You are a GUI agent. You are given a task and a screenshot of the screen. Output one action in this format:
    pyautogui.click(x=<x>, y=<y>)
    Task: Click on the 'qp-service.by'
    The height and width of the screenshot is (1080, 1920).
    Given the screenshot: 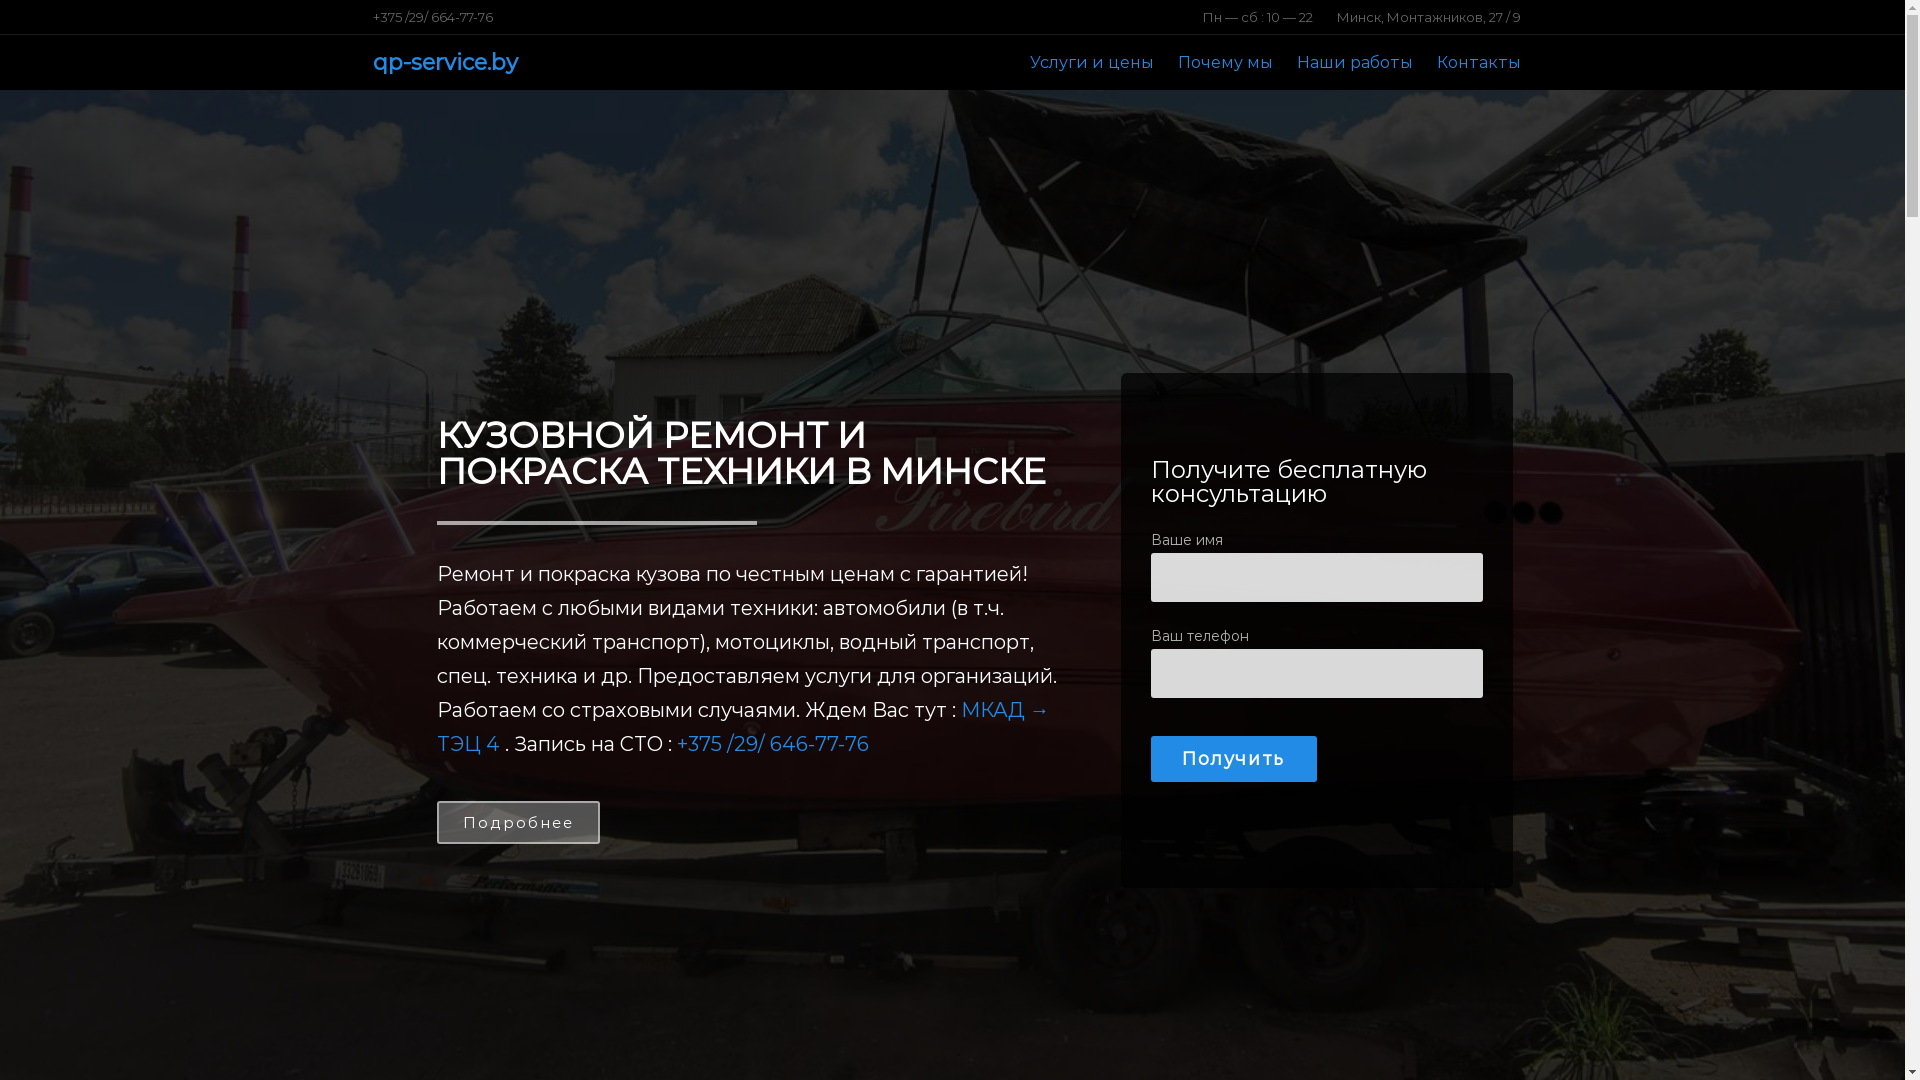 What is the action you would take?
    pyautogui.click(x=443, y=61)
    